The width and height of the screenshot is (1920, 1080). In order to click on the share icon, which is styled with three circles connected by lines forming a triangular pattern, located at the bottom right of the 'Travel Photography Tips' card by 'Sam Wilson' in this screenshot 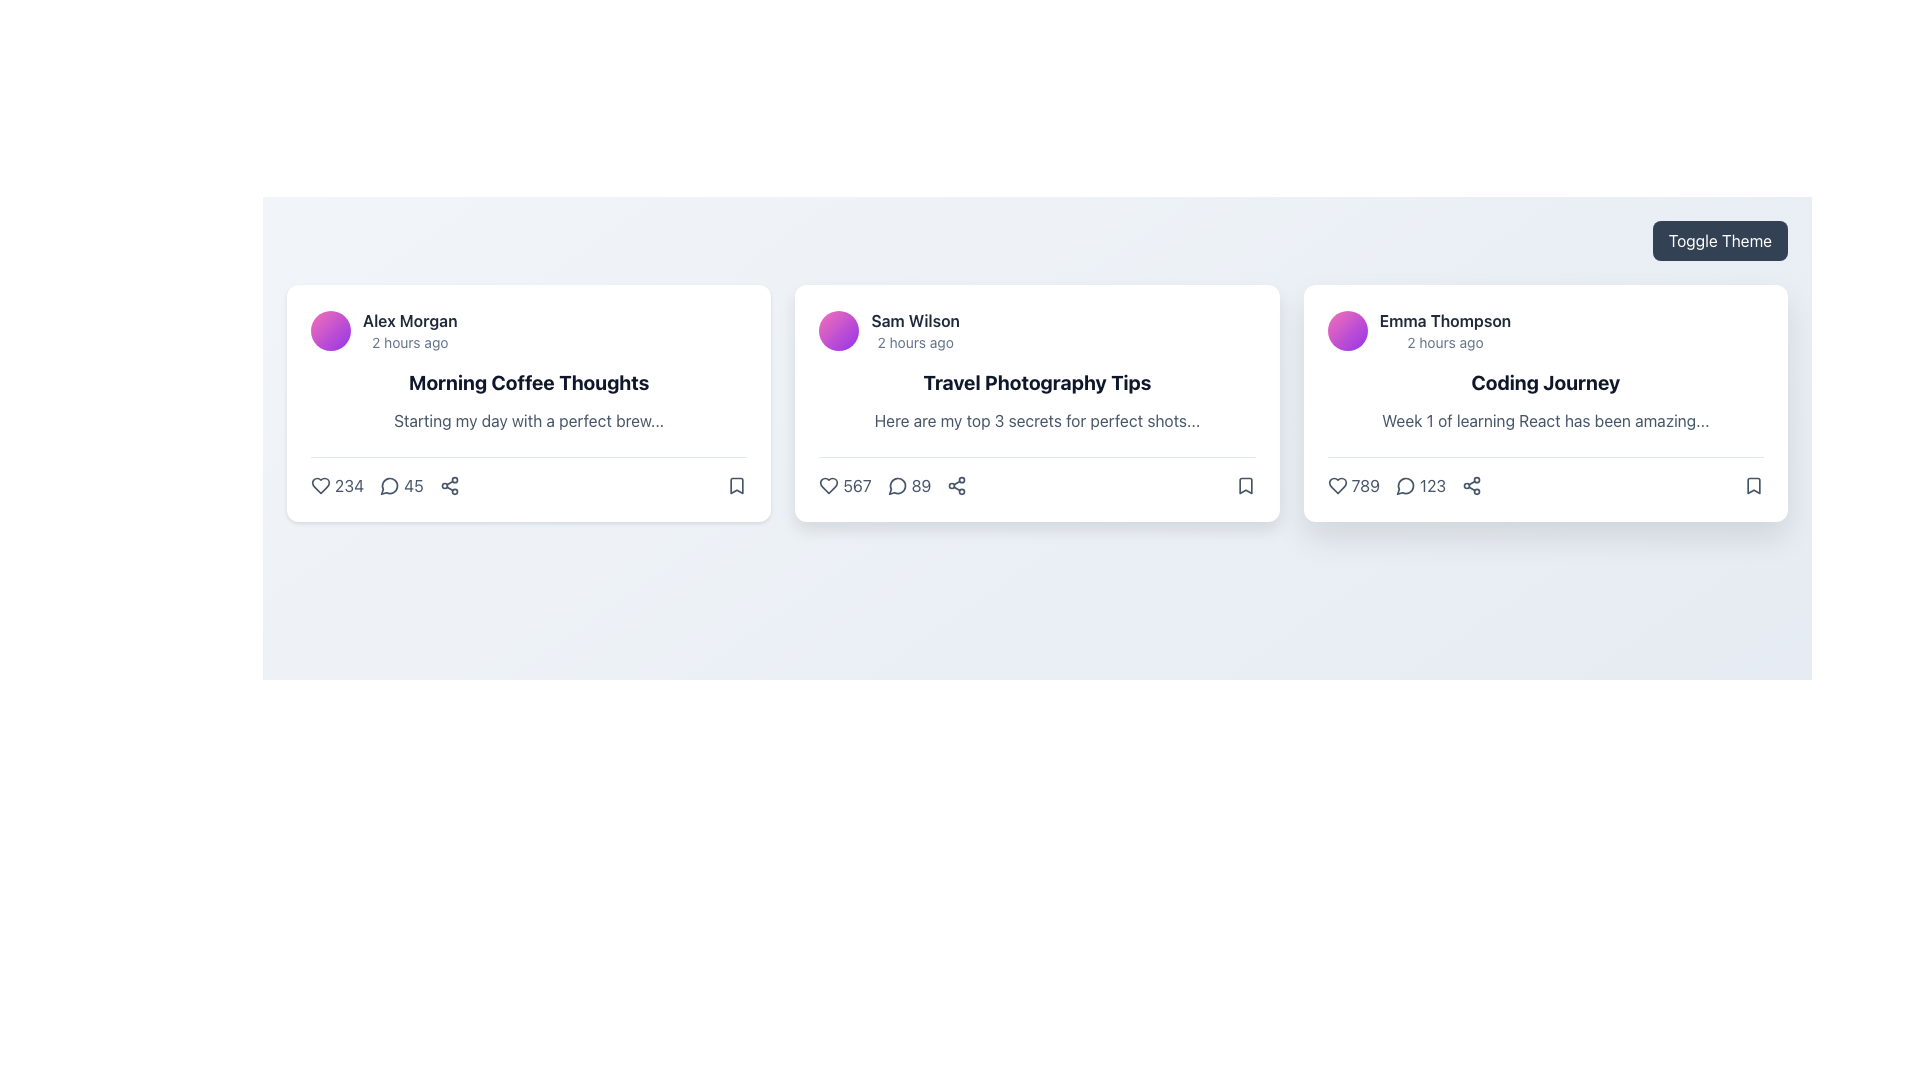, I will do `click(956, 486)`.